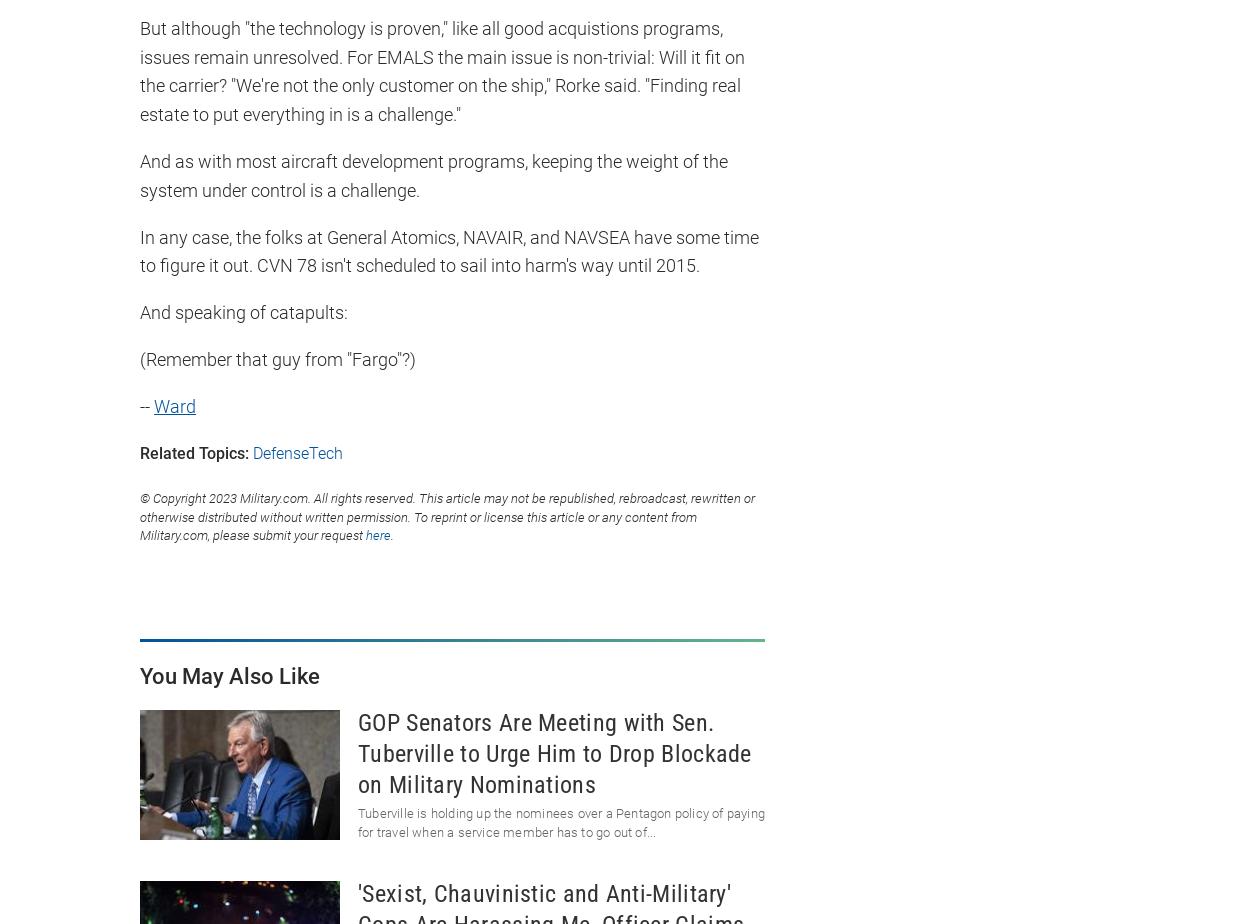  What do you see at coordinates (140, 516) in the screenshot?
I see `'© Copyright 2023 Military.com. All rights reserved. This article may not be republished, rebroadcast, rewritten or otherwise distributed without written permission. To reprint or license this article or any content from Military.com, please submit your request'` at bounding box center [140, 516].